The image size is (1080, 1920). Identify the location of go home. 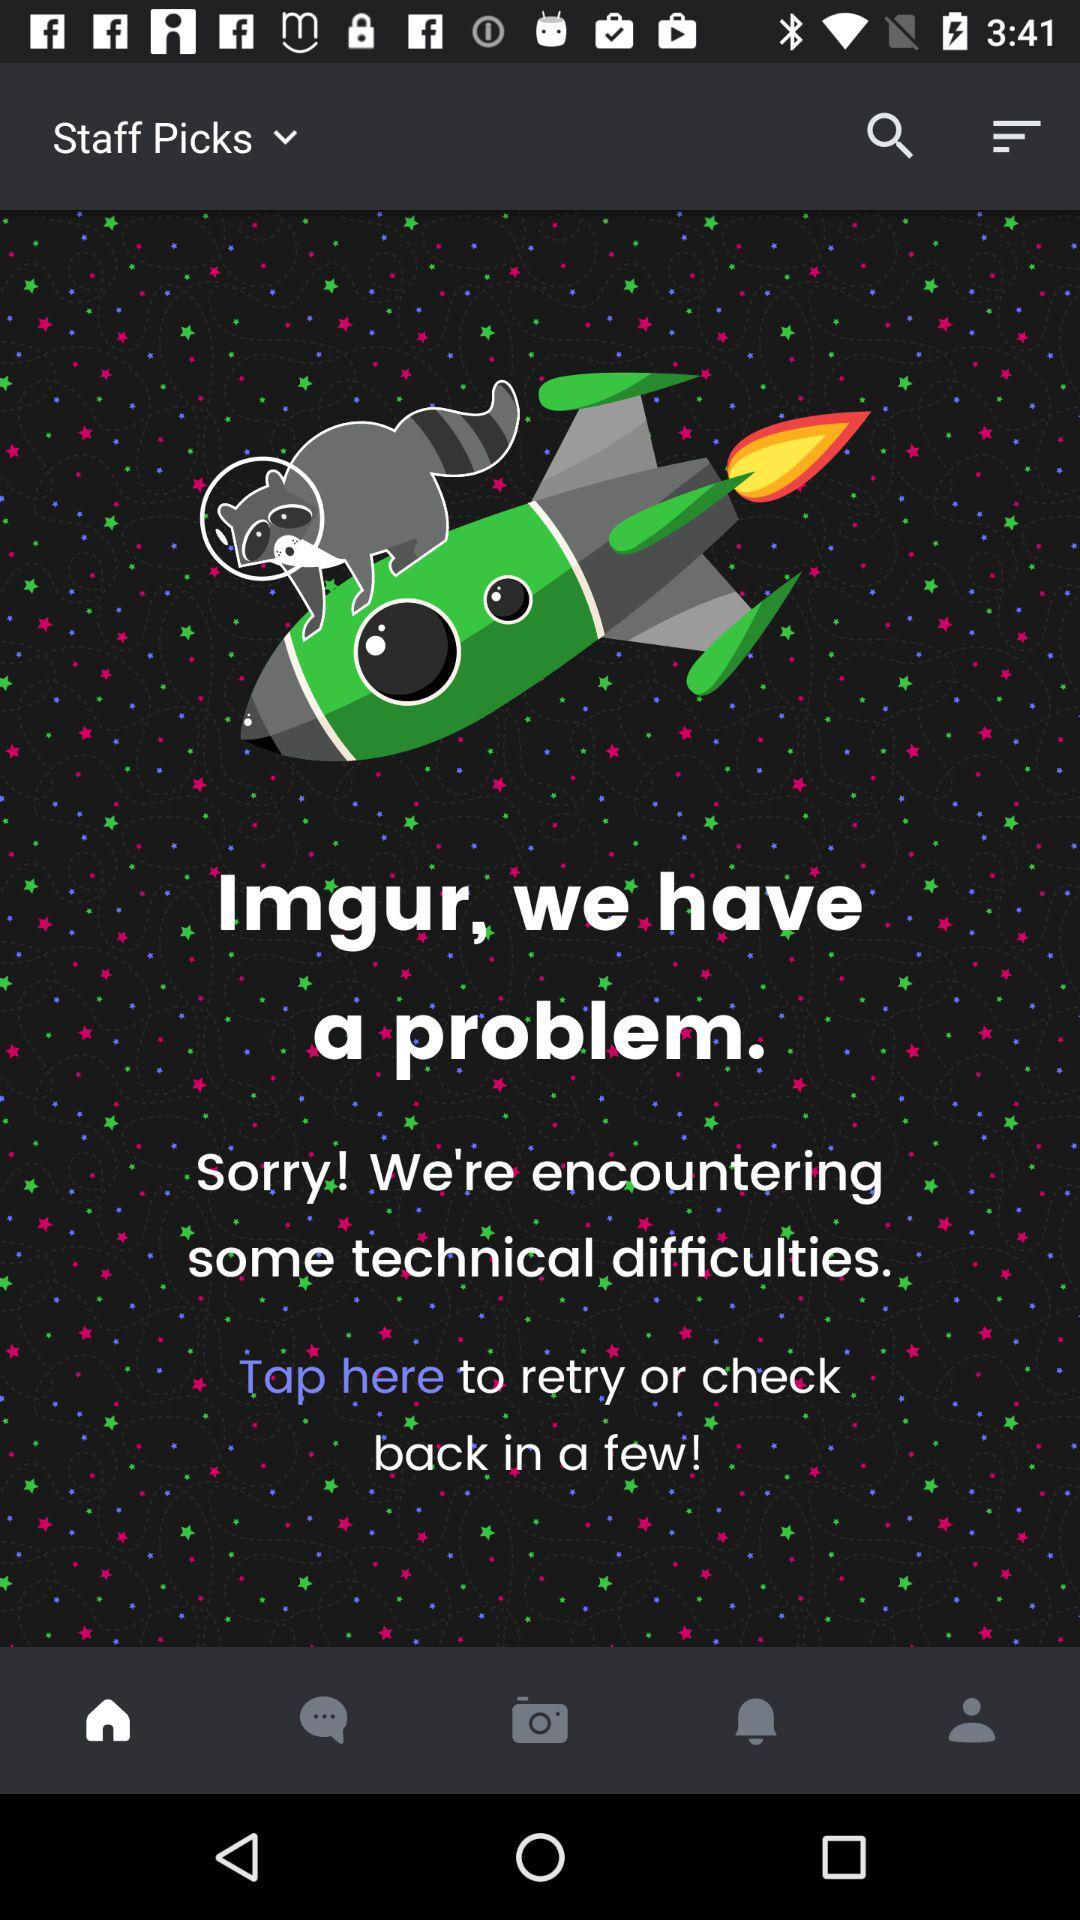
(108, 1719).